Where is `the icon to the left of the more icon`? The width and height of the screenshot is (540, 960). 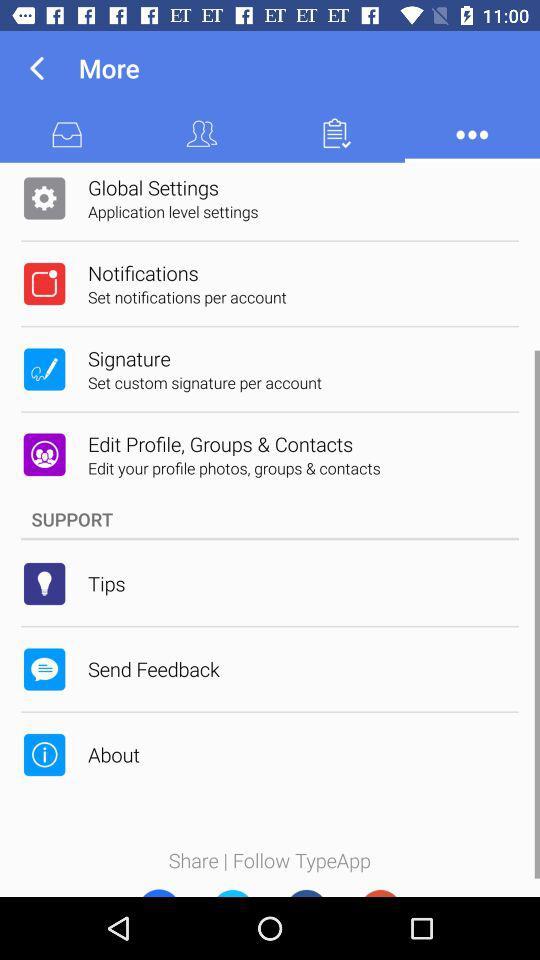 the icon to the left of the more icon is located at coordinates (36, 68).